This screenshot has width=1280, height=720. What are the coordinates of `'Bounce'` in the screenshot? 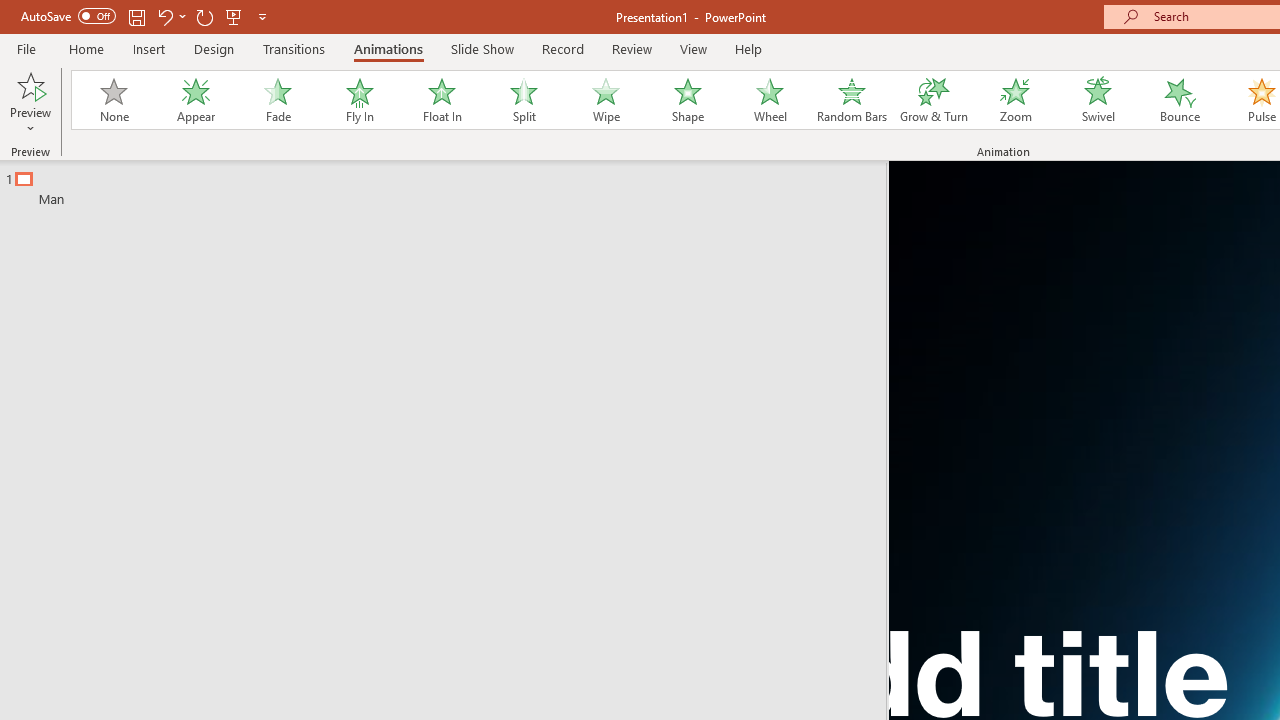 It's located at (1180, 100).